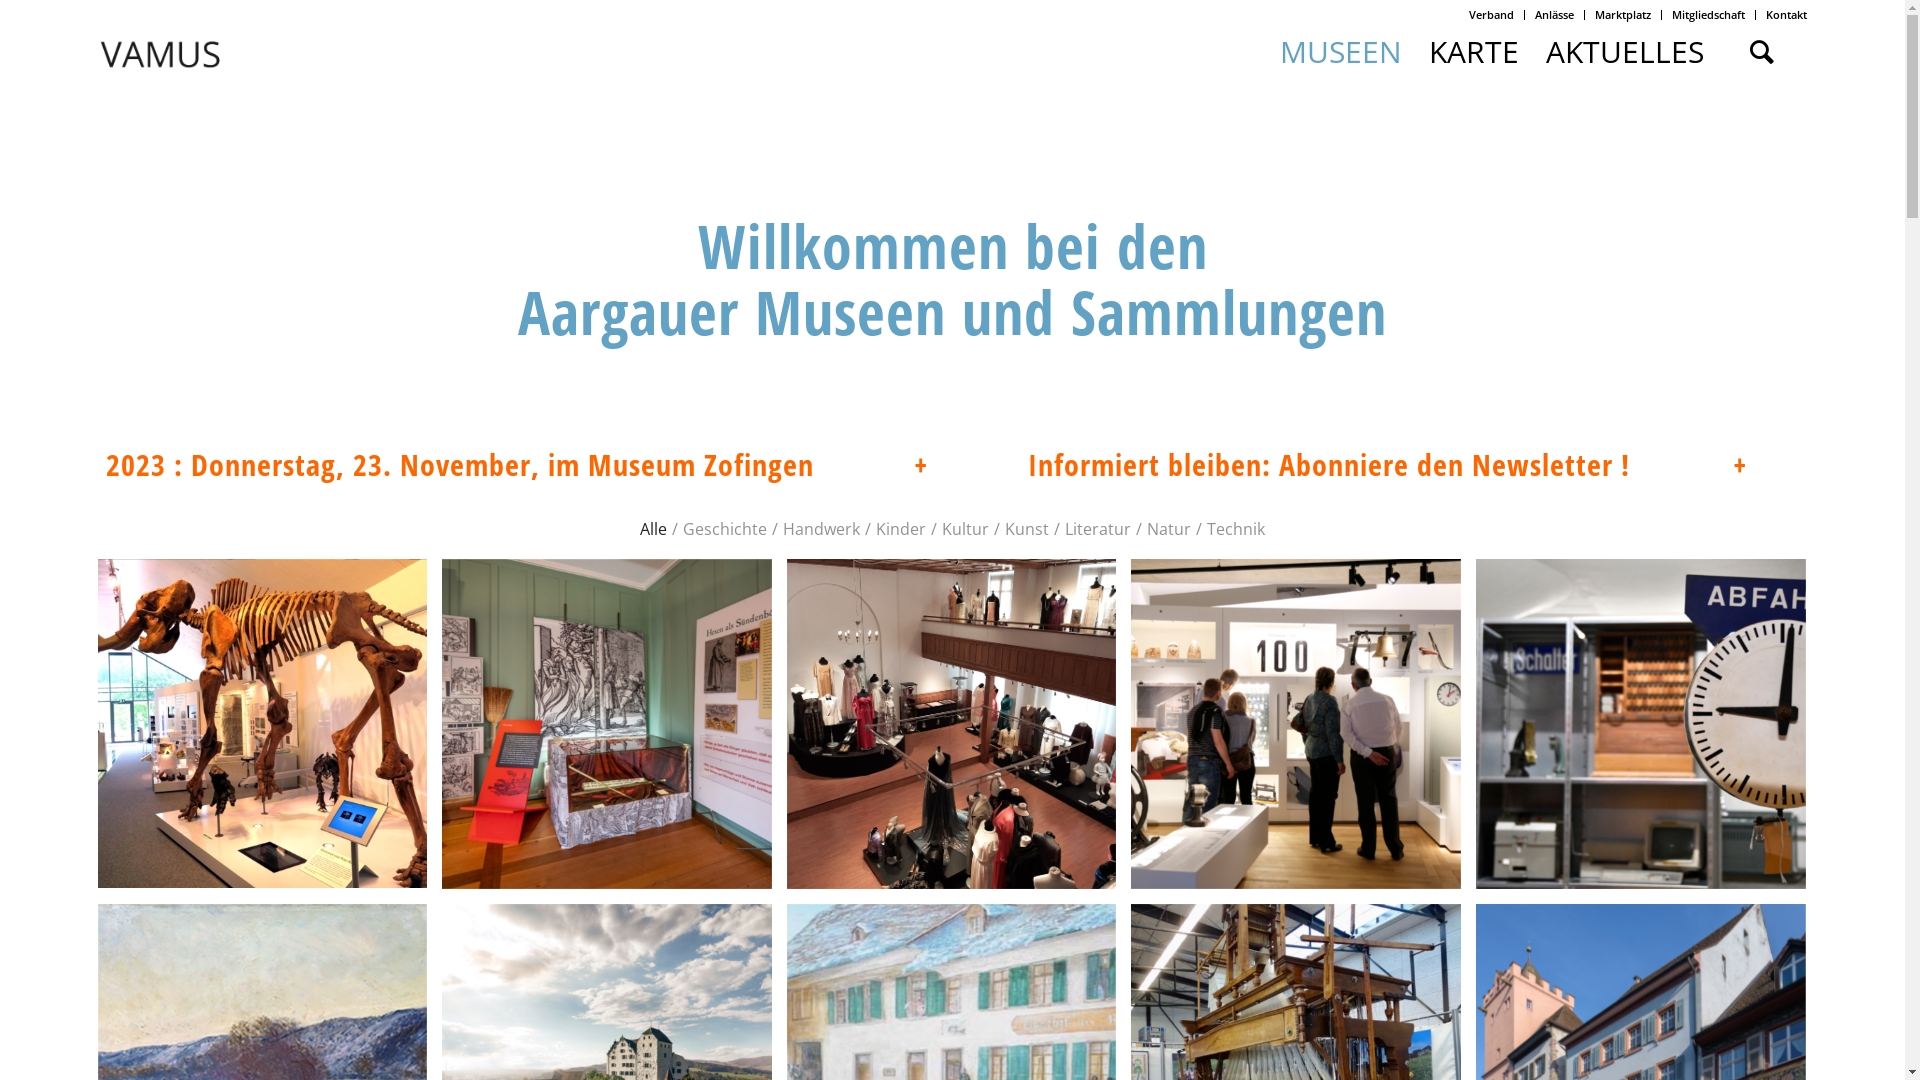  Describe the element at coordinates (1641, 724) in the screenshot. I see `'SBB Historic Windisch'` at that location.